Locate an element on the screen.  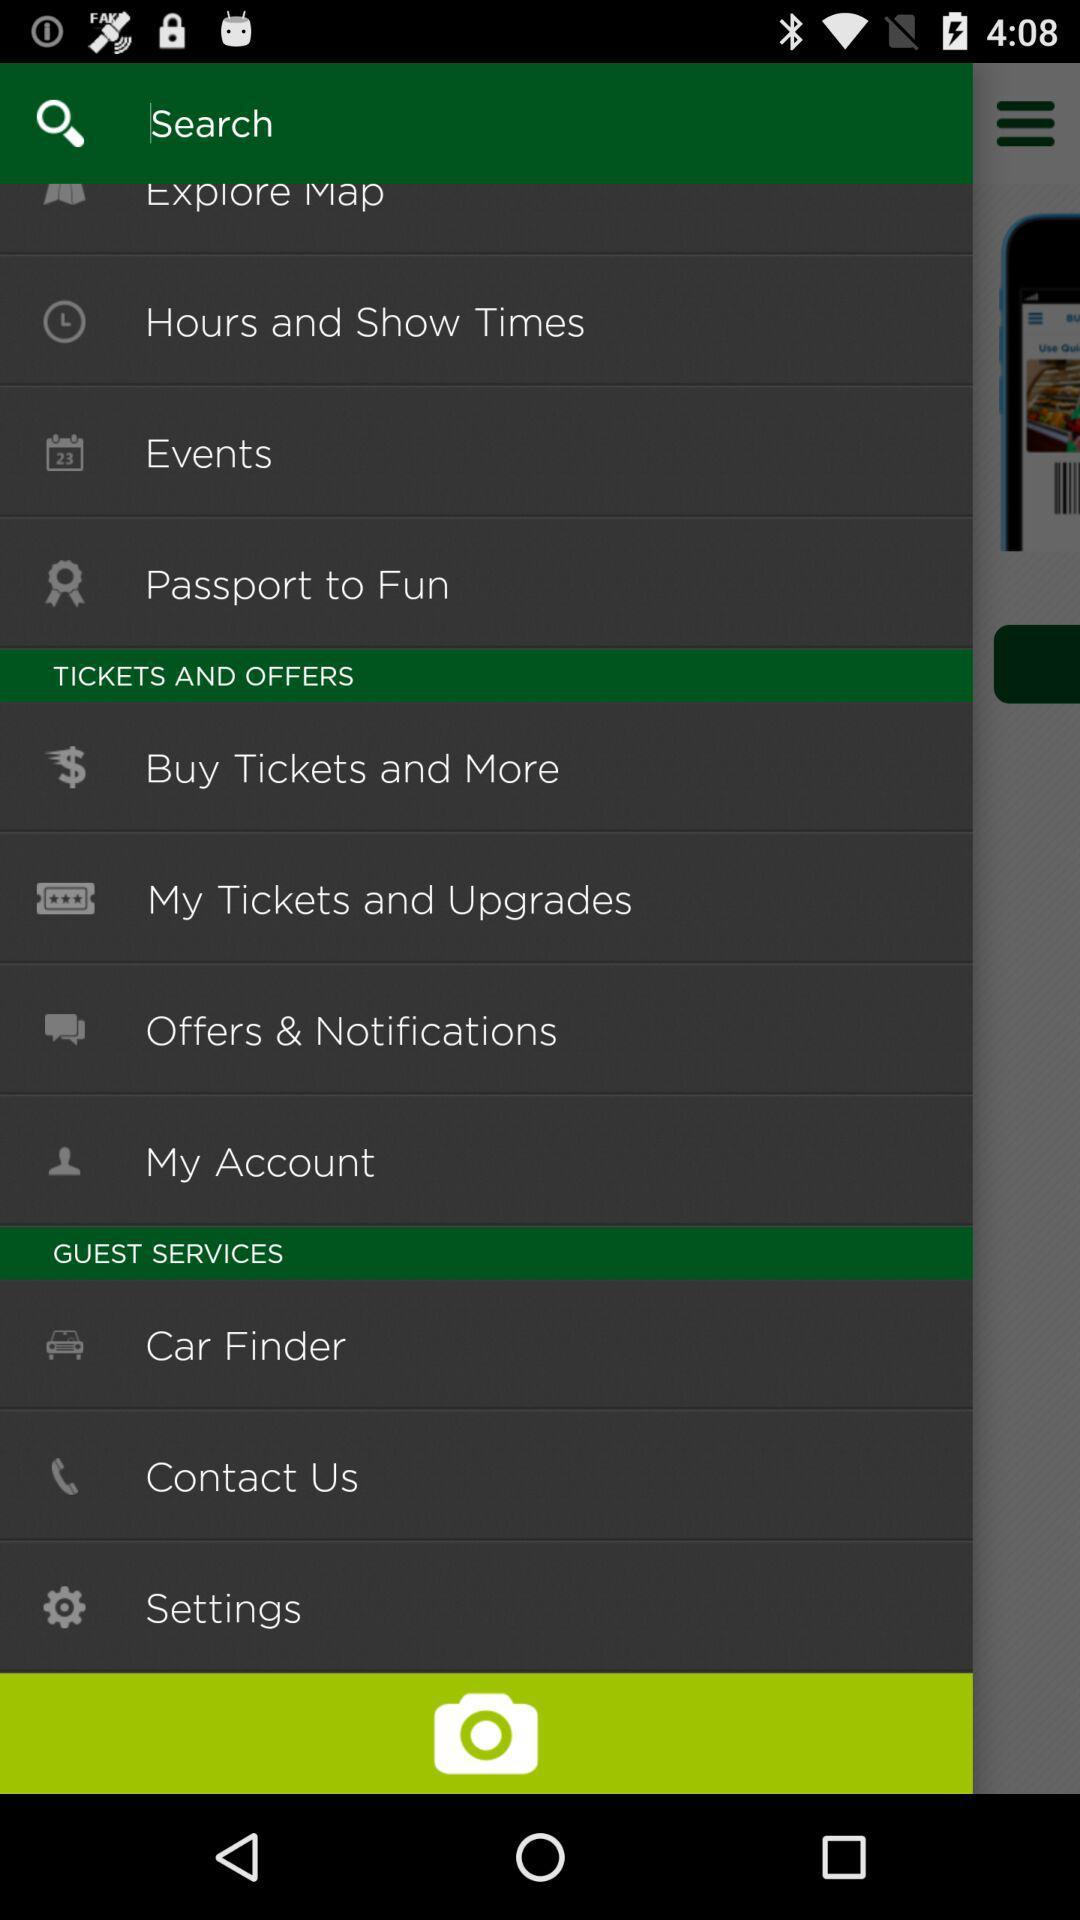
search is located at coordinates (42, 122).